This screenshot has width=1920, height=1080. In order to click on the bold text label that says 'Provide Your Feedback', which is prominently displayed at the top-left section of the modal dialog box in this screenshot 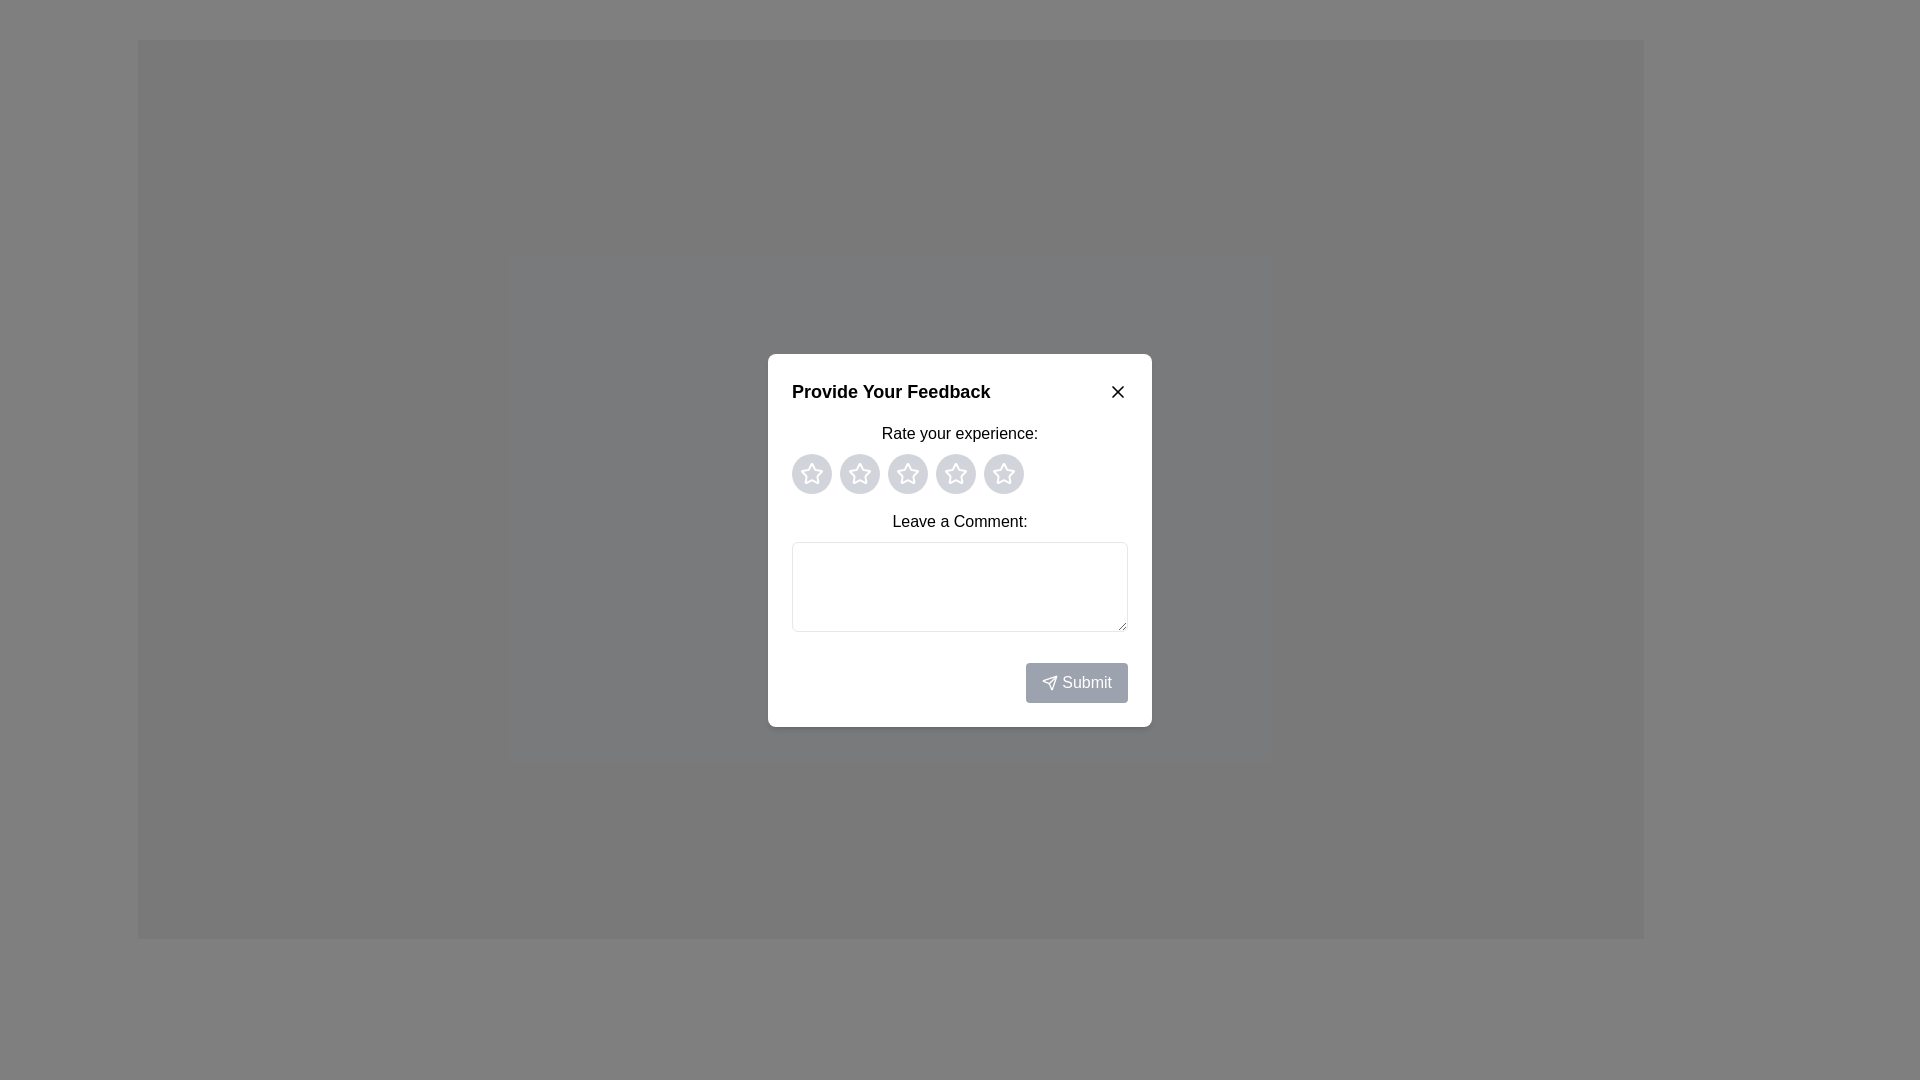, I will do `click(890, 391)`.